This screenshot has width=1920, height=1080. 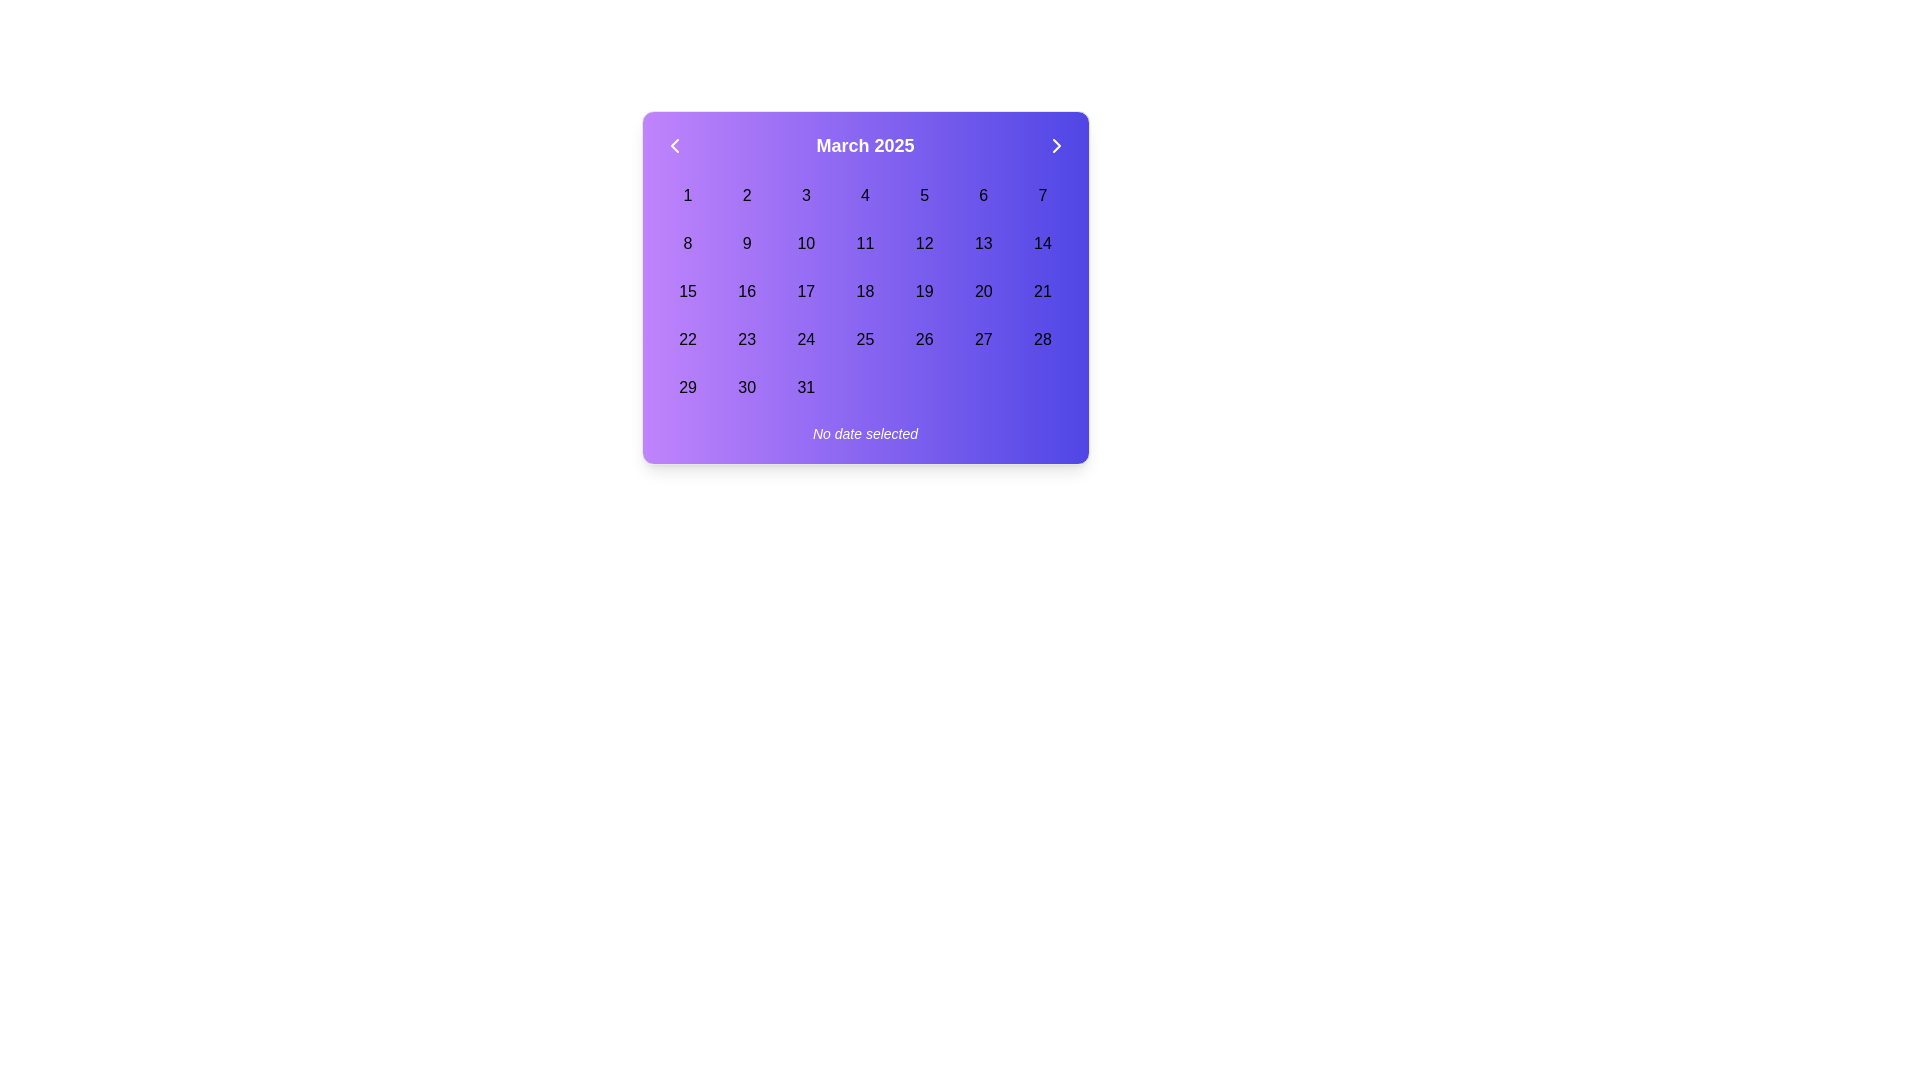 I want to click on on the button representing the selectable date of the 24th in the calendar grid layout, so click(x=806, y=338).